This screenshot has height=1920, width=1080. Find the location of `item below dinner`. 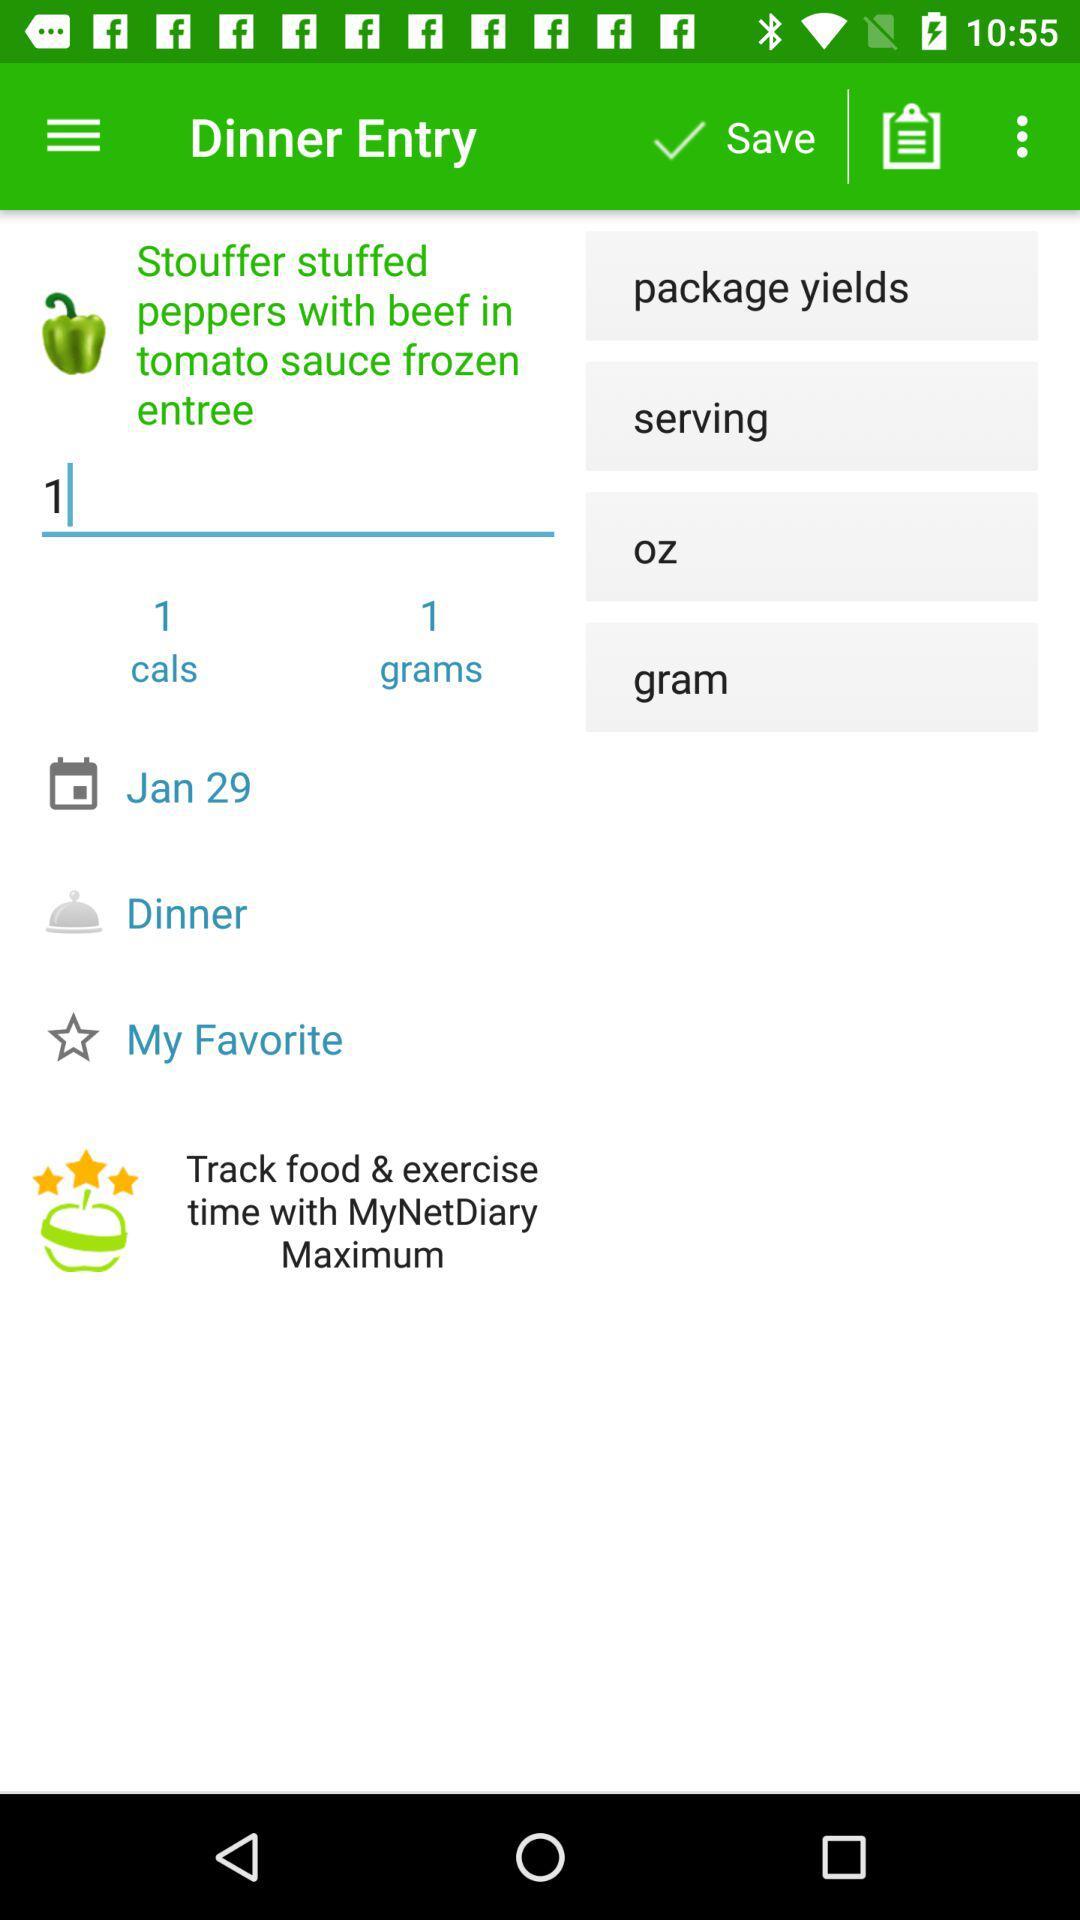

item below dinner is located at coordinates (303, 1037).